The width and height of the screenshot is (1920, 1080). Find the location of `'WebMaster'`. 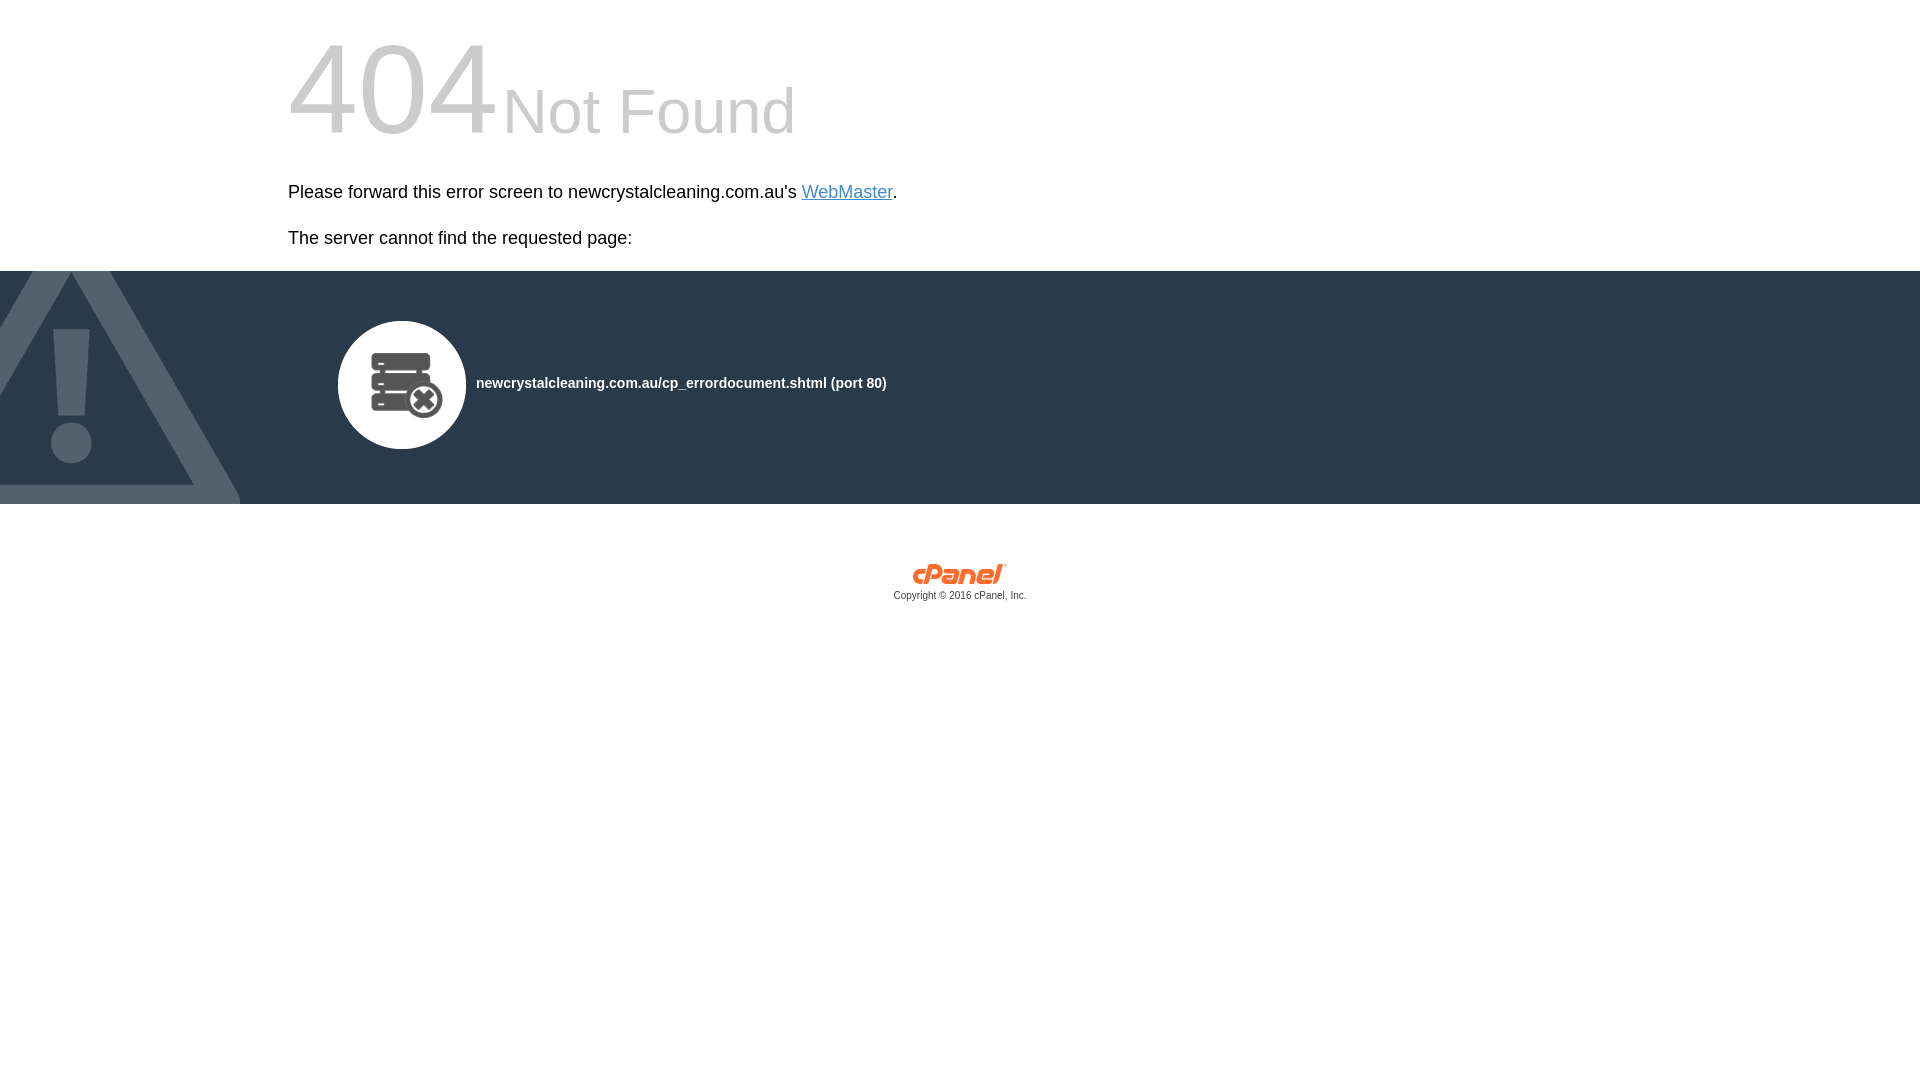

'WebMaster' is located at coordinates (801, 192).